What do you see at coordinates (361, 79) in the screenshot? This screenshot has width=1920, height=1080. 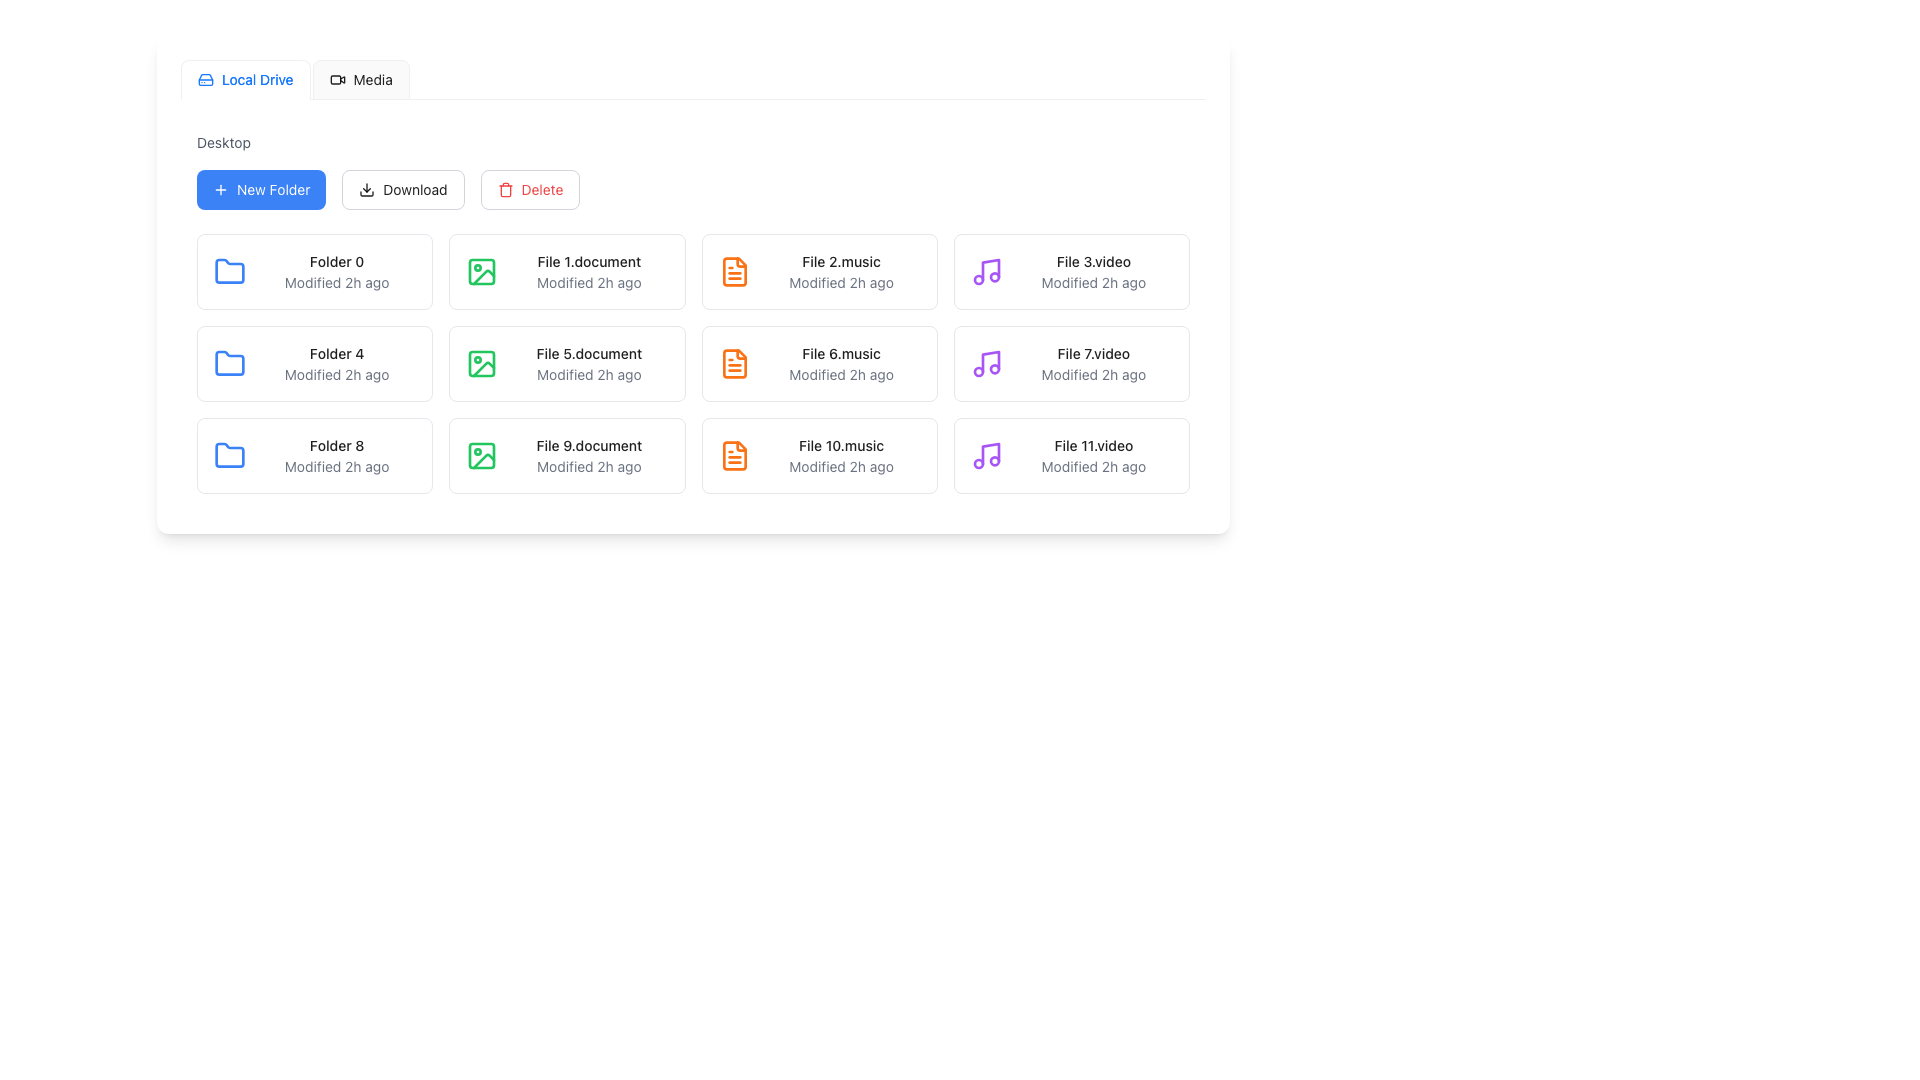 I see `the 'Media' tab` at bounding box center [361, 79].